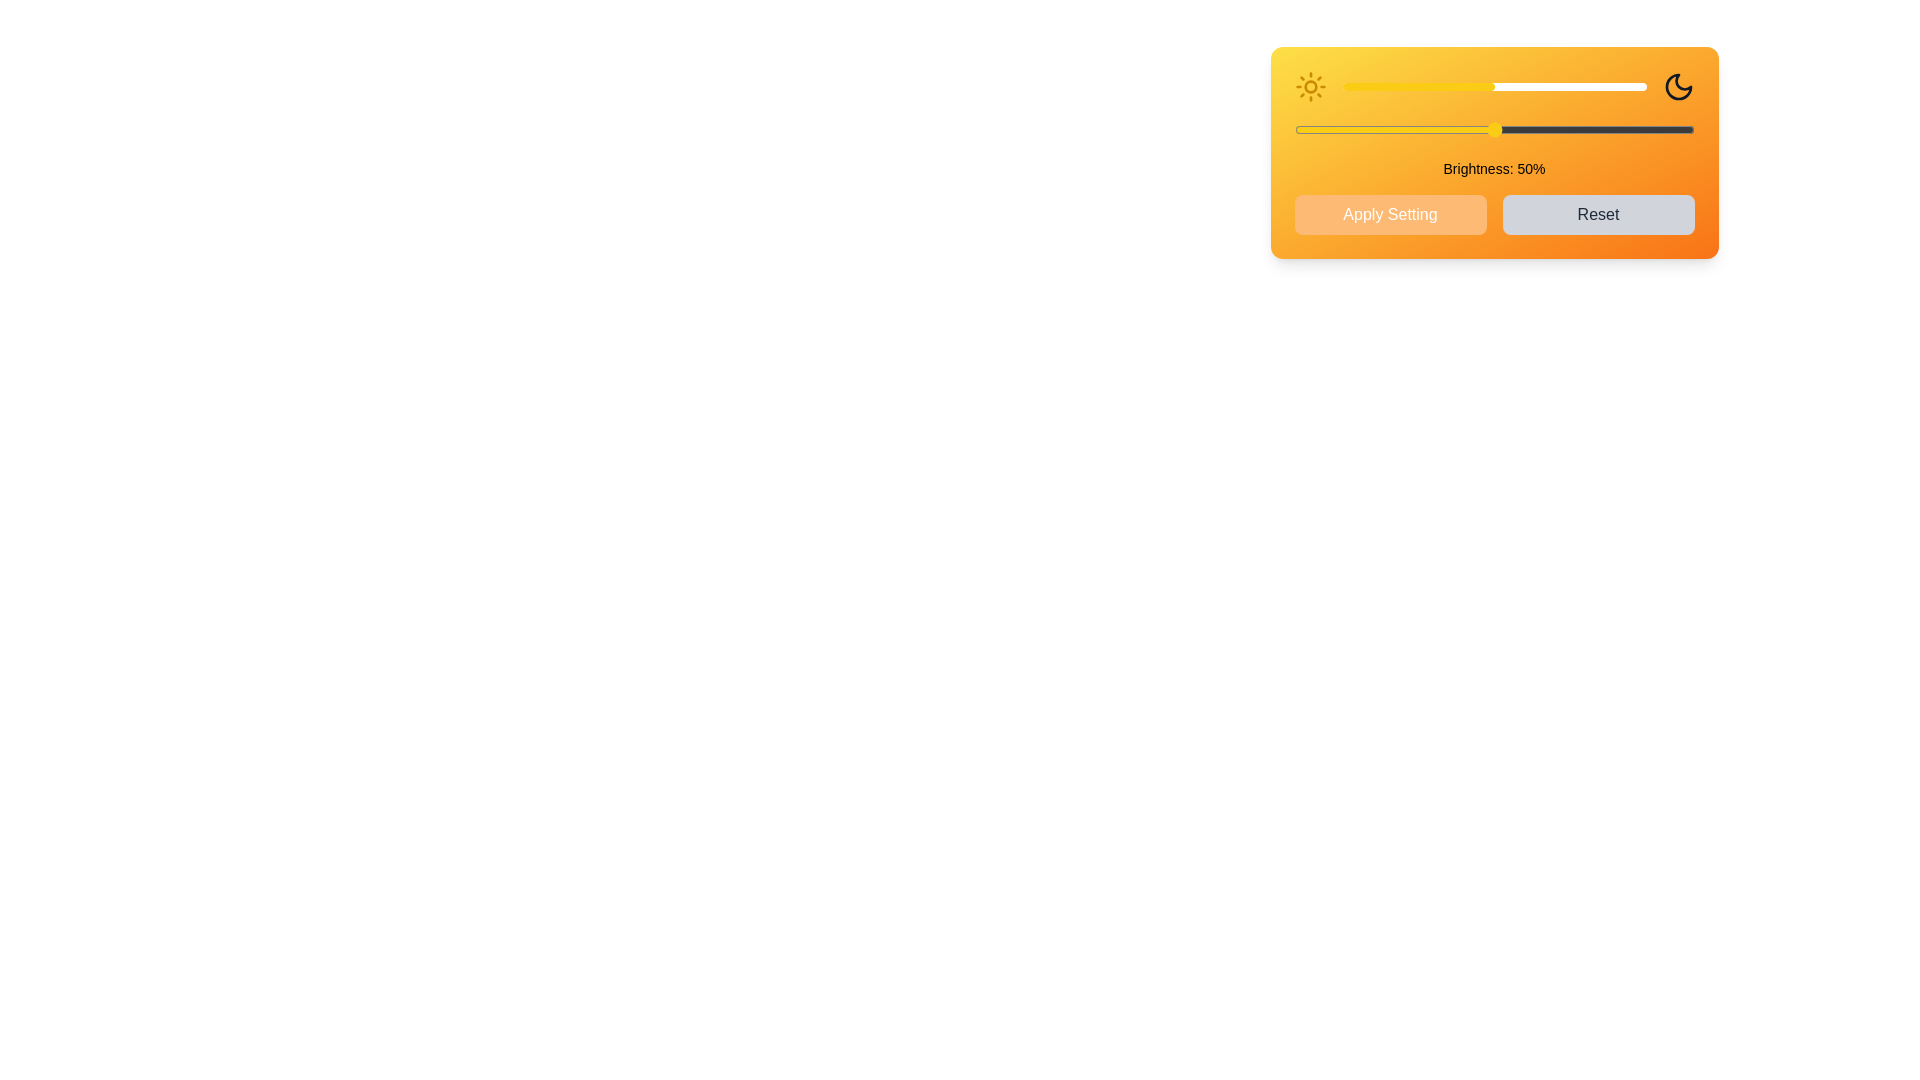 The height and width of the screenshot is (1080, 1920). I want to click on the brightness slider to set the brightness level to 5, so click(1357, 86).